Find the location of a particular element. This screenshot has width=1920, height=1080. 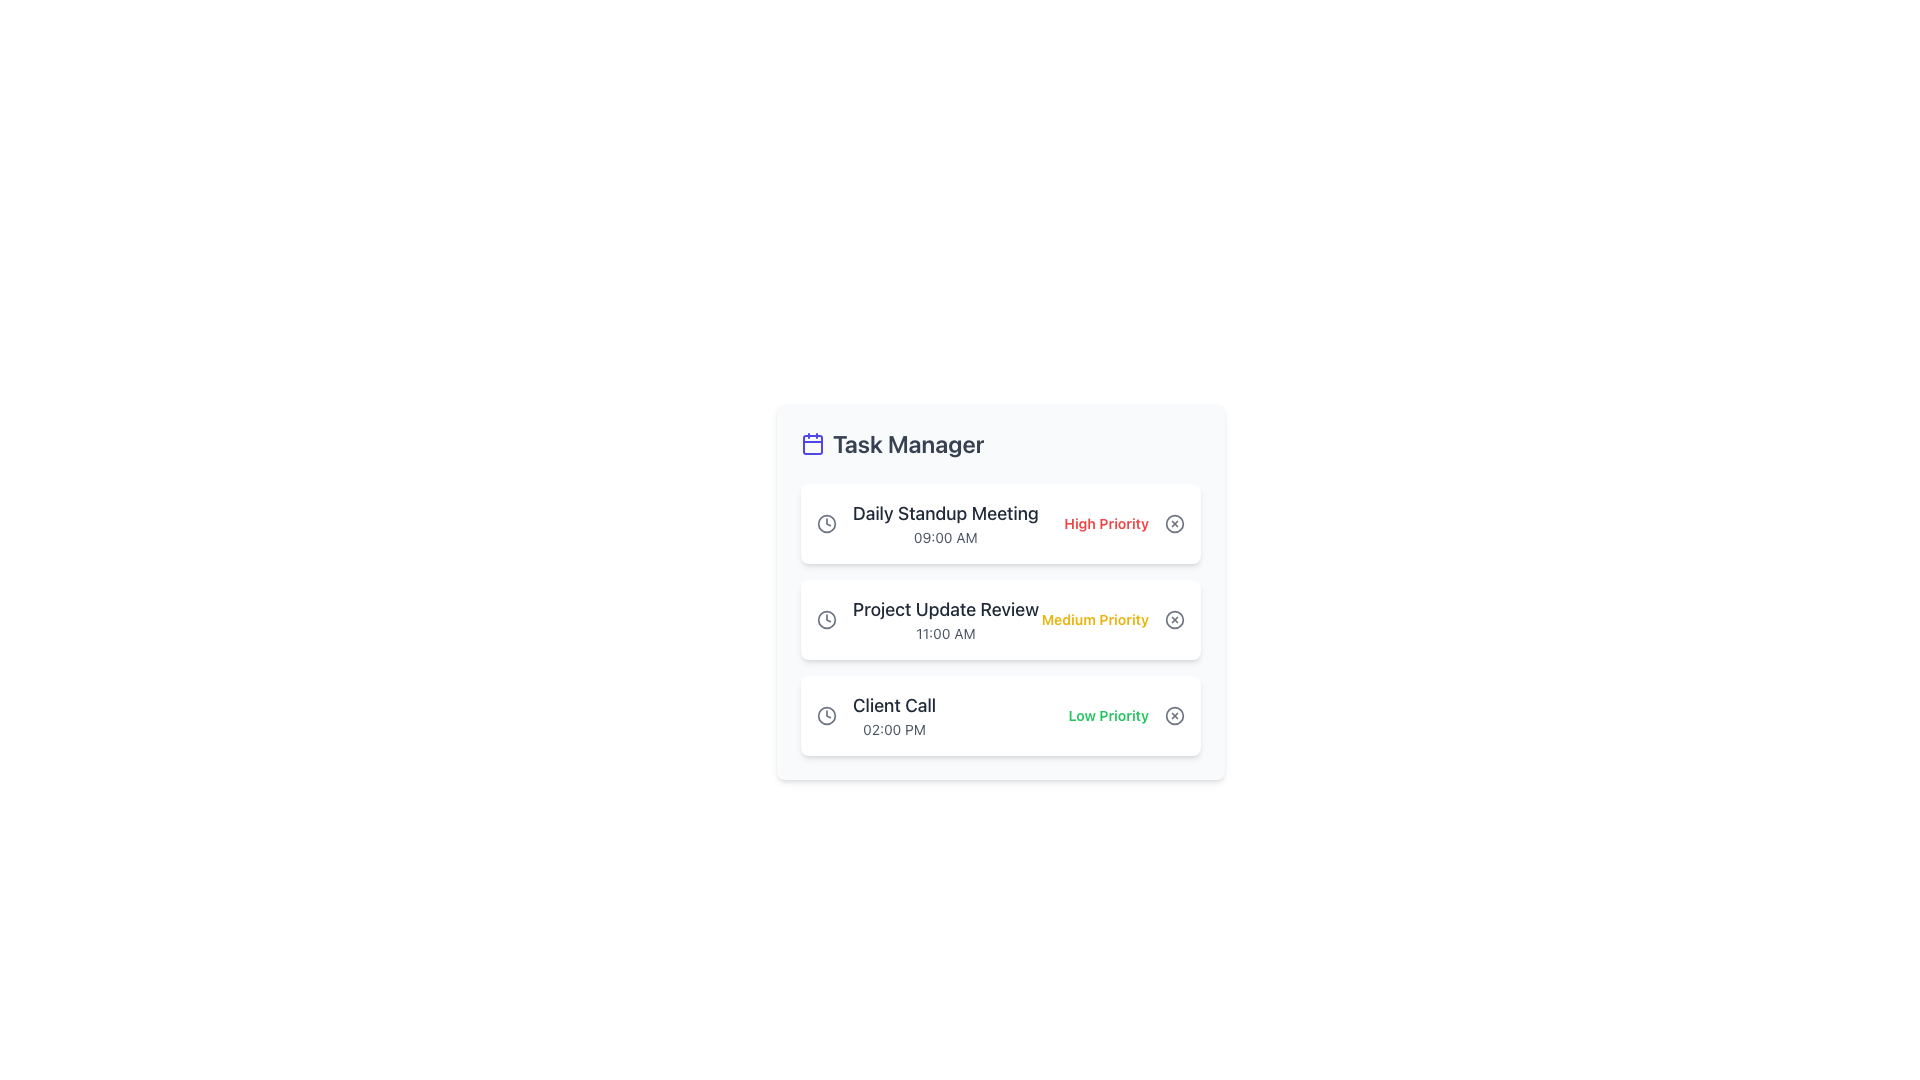

the scheduled task element for 'Client Call' at '02:00 PM' located in the third task card under the 'Task Manager' heading is located at coordinates (876, 715).